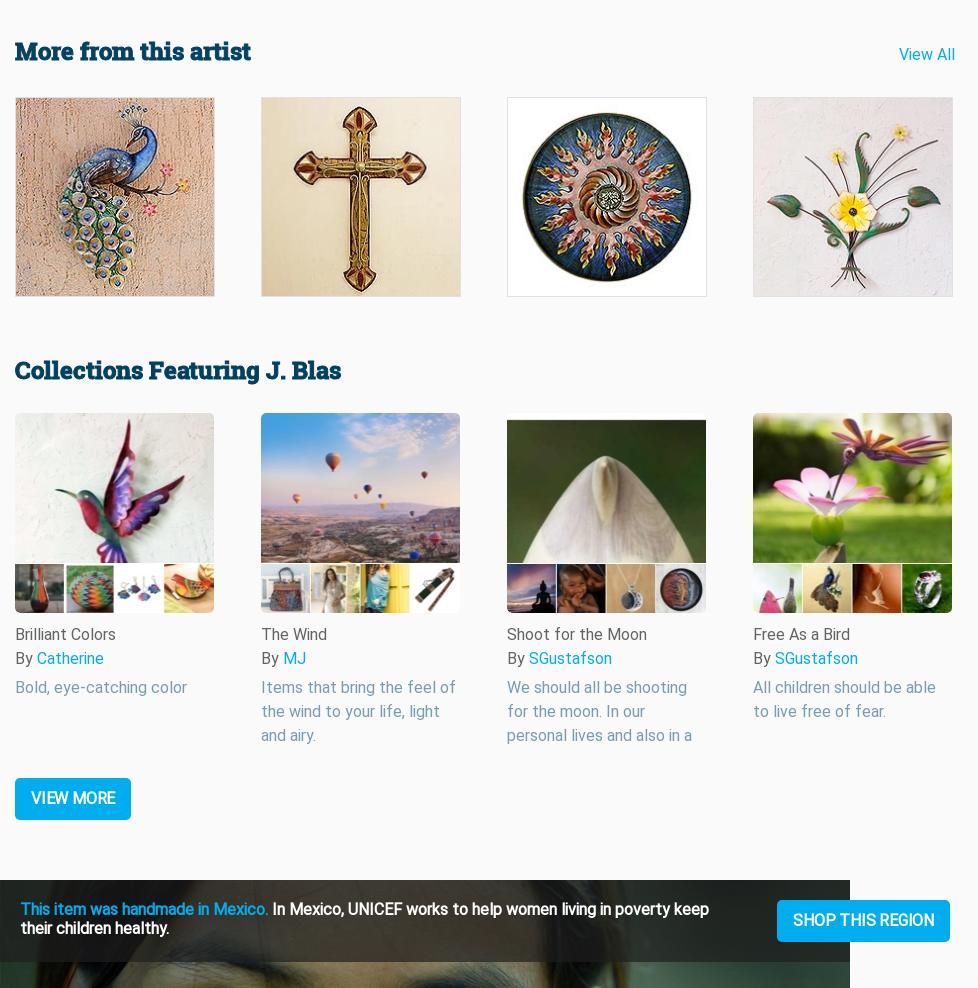  Describe the element at coordinates (357, 711) in the screenshot. I see `'Items that bring the feel of the wind to your life, light and airy.'` at that location.